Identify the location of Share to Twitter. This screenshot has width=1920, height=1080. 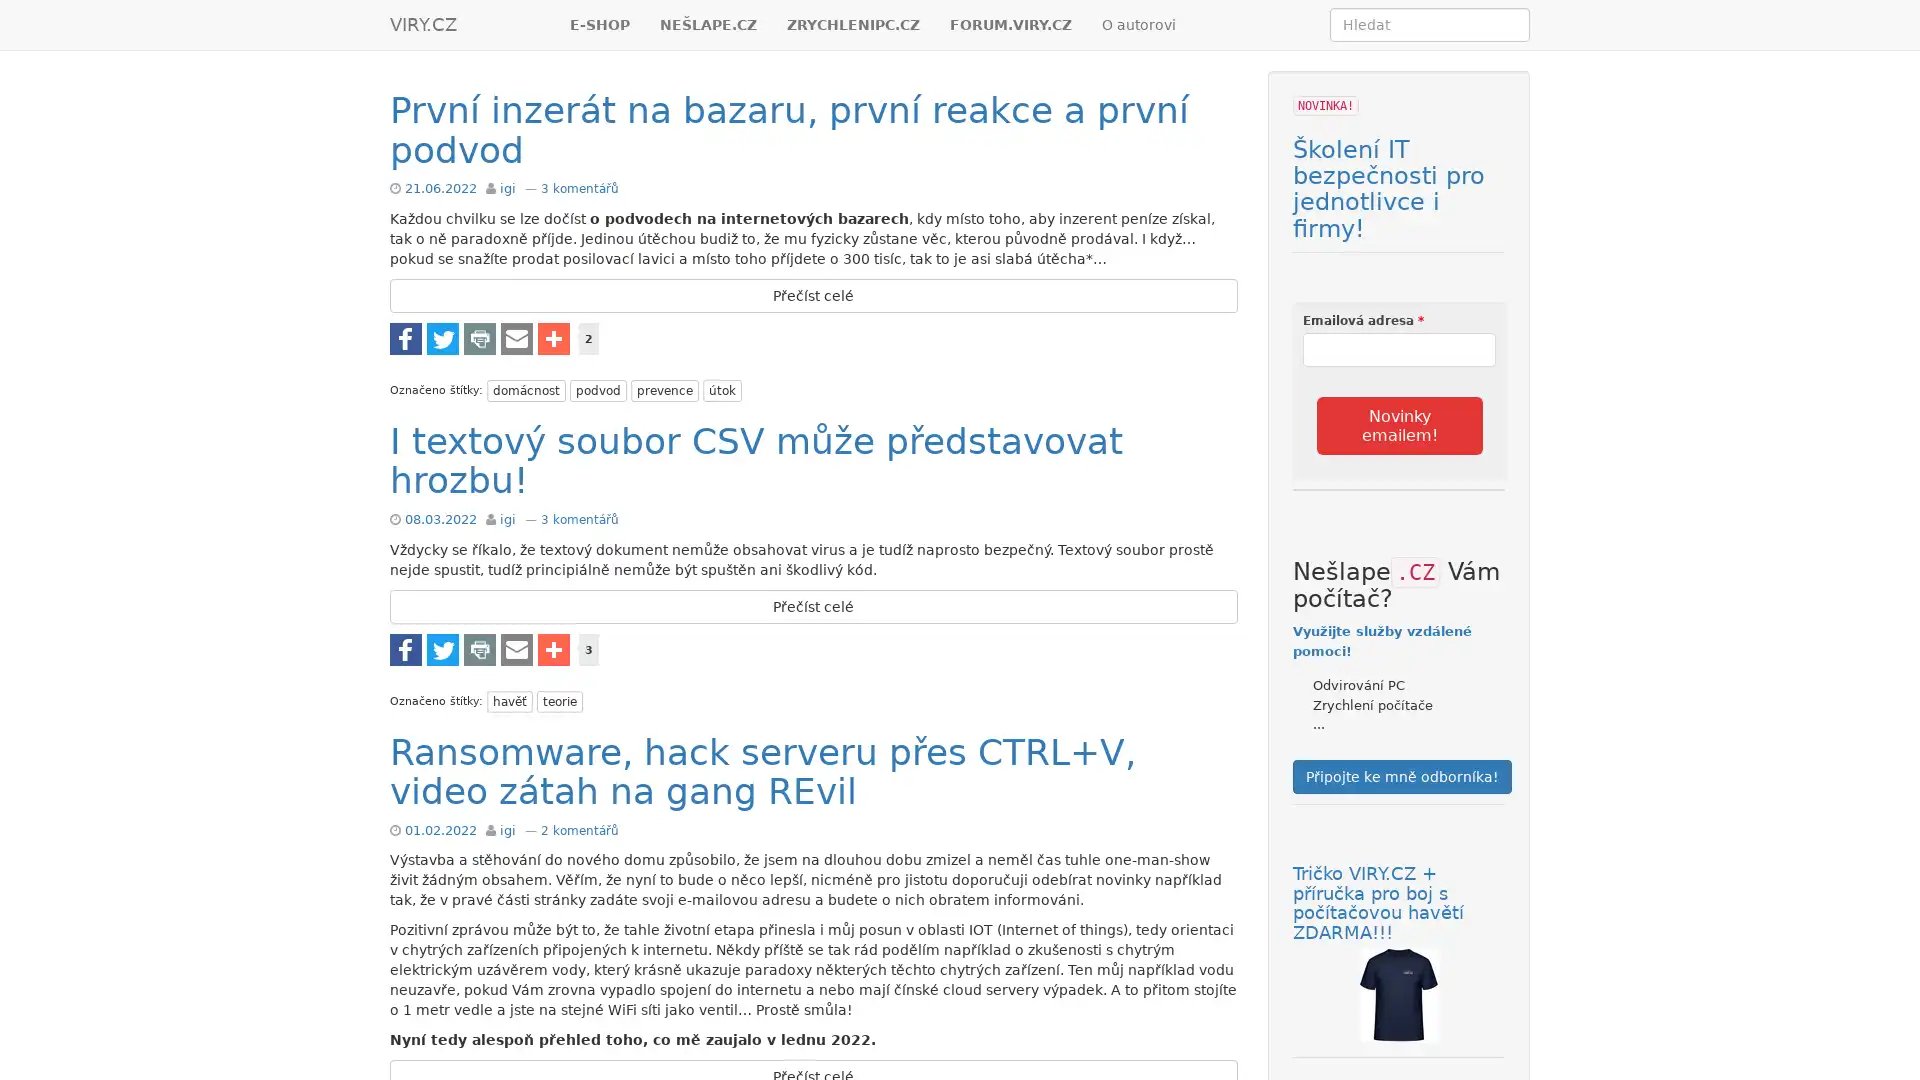
(441, 337).